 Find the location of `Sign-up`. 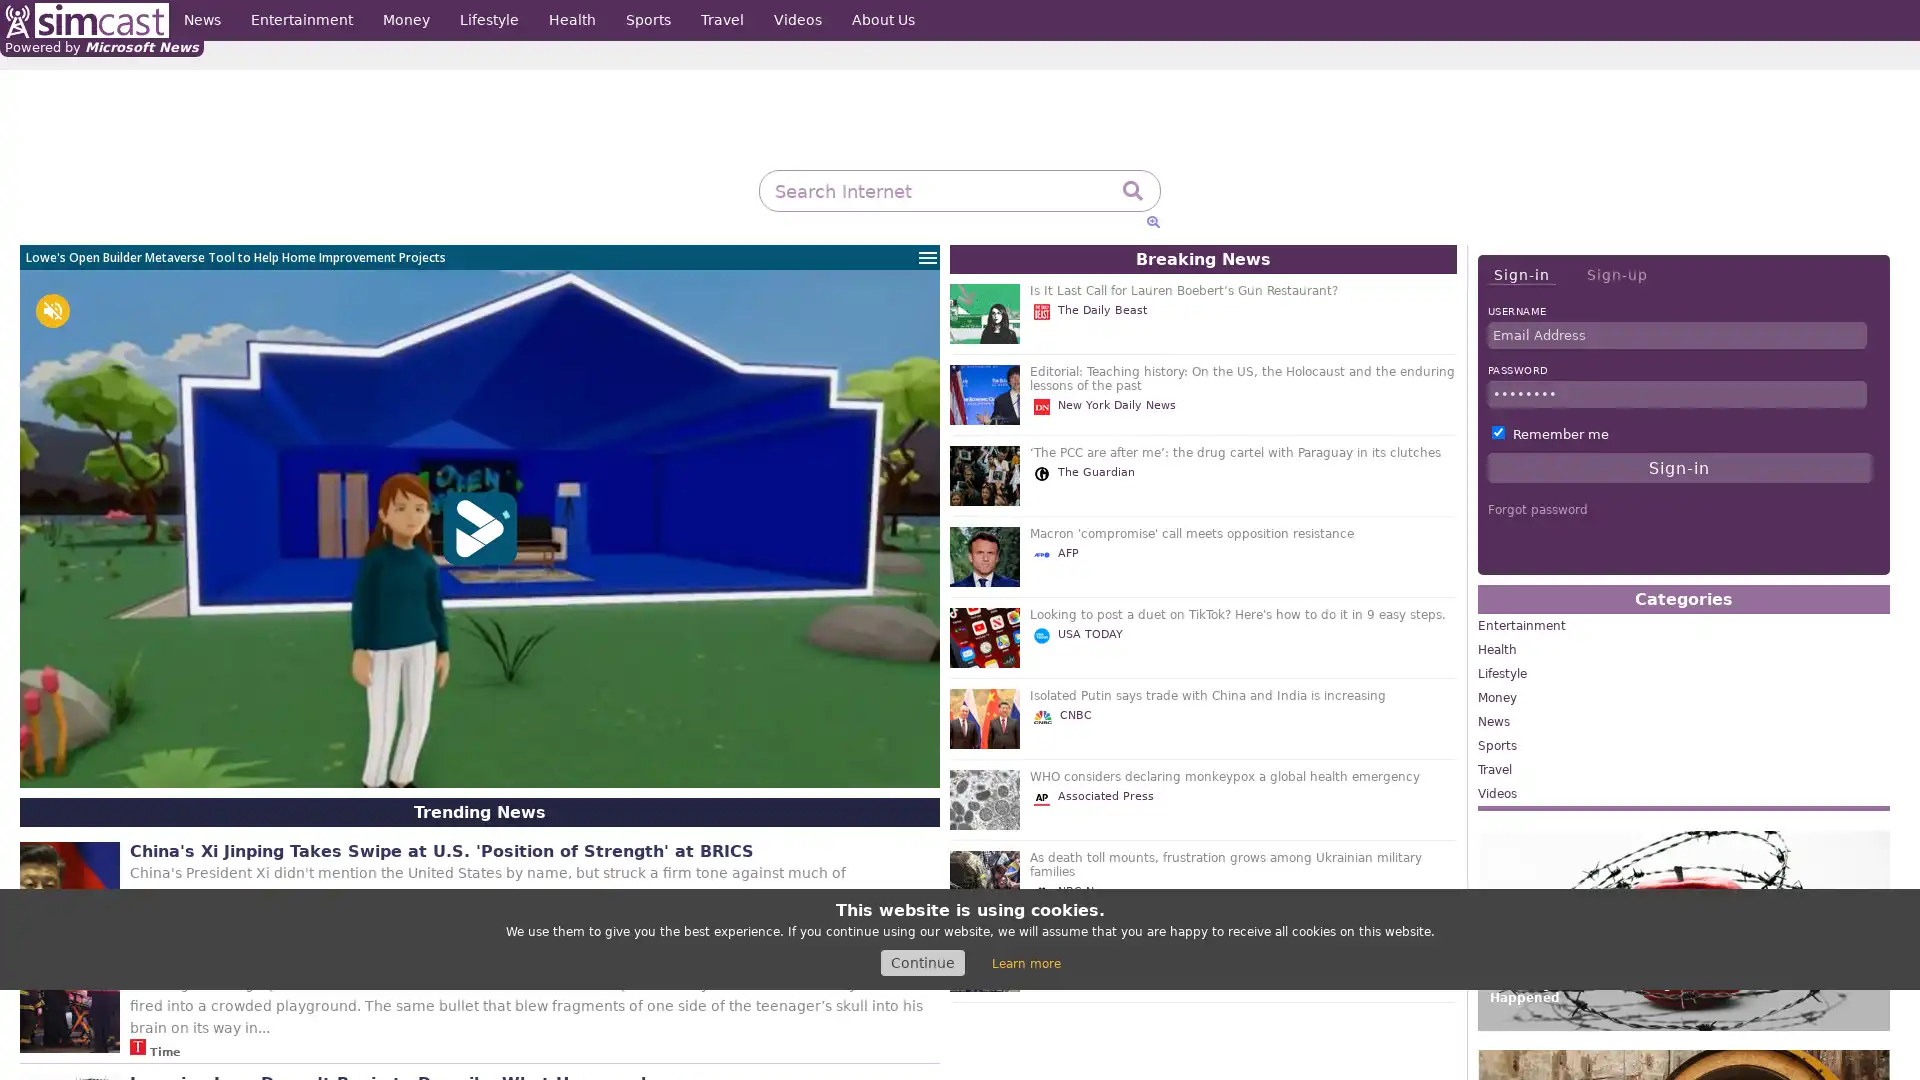

Sign-up is located at coordinates (1616, 274).